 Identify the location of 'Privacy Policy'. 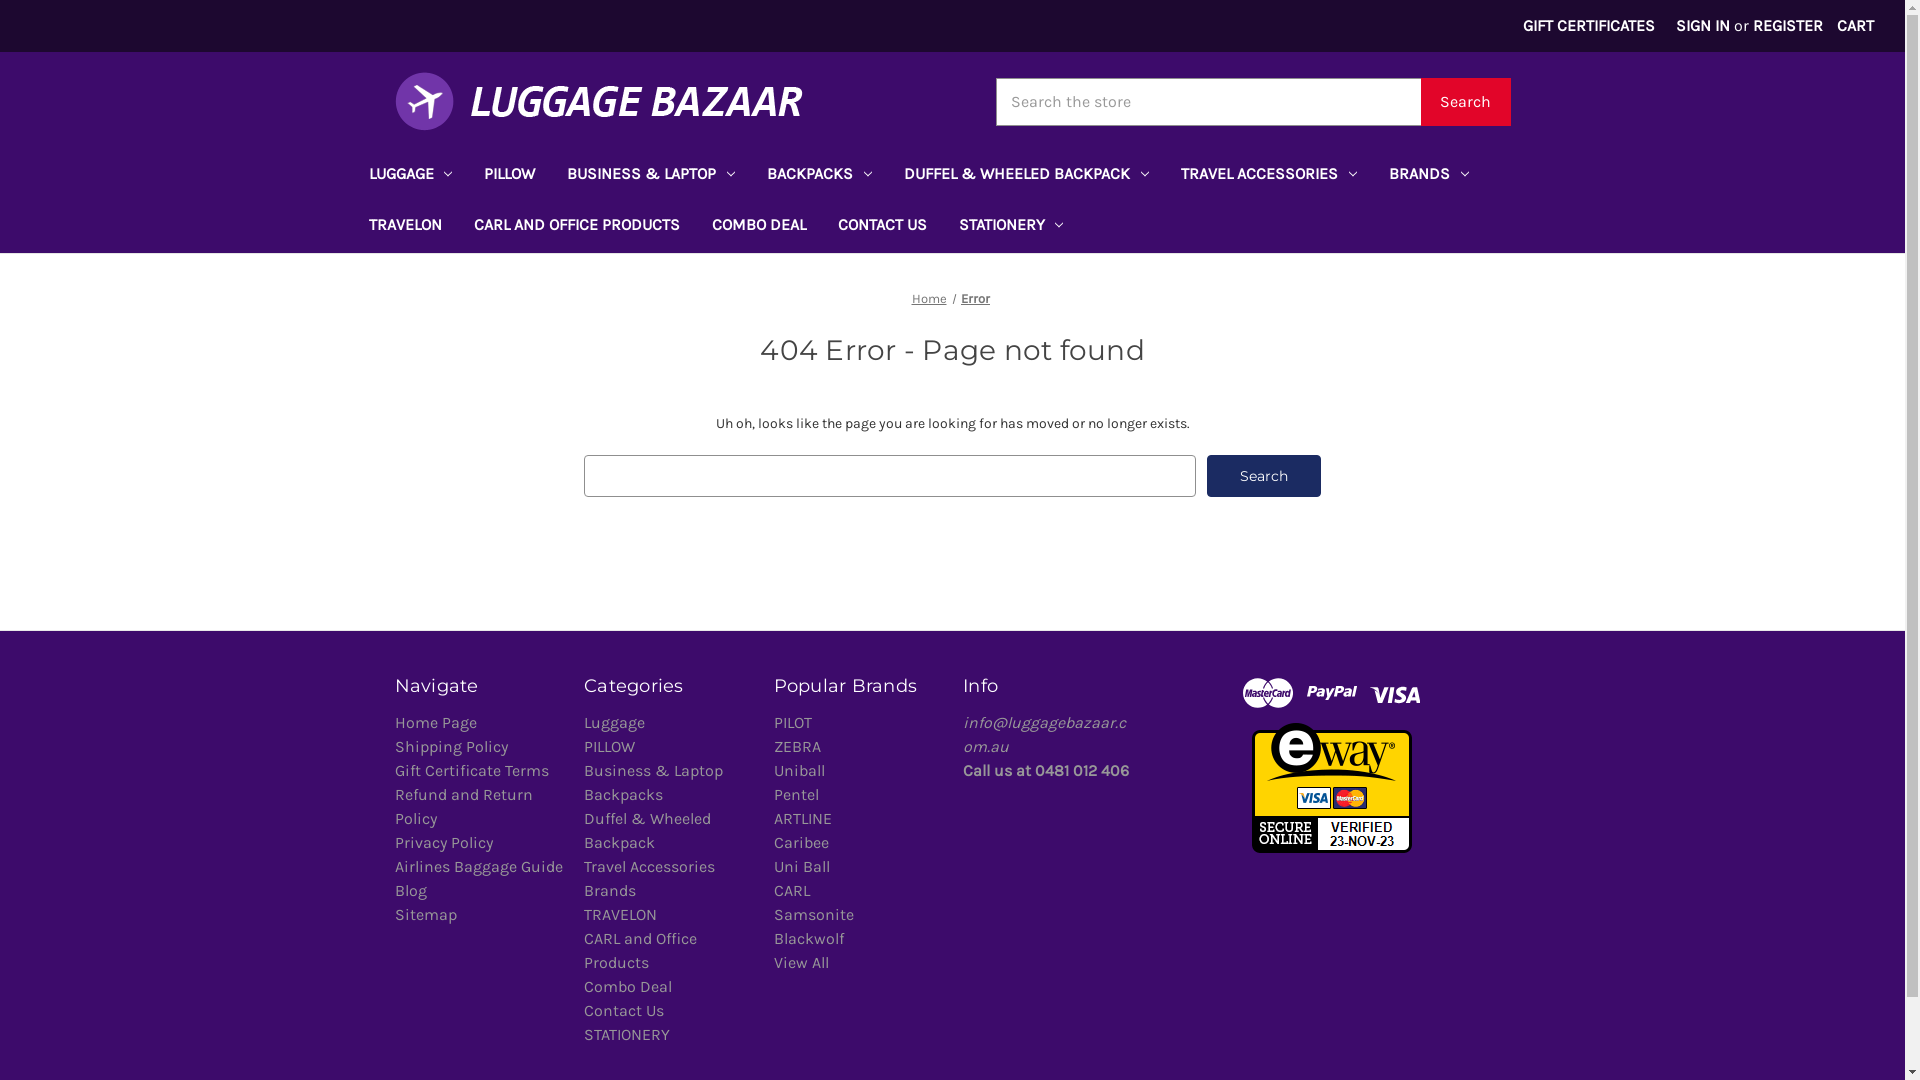
(393, 842).